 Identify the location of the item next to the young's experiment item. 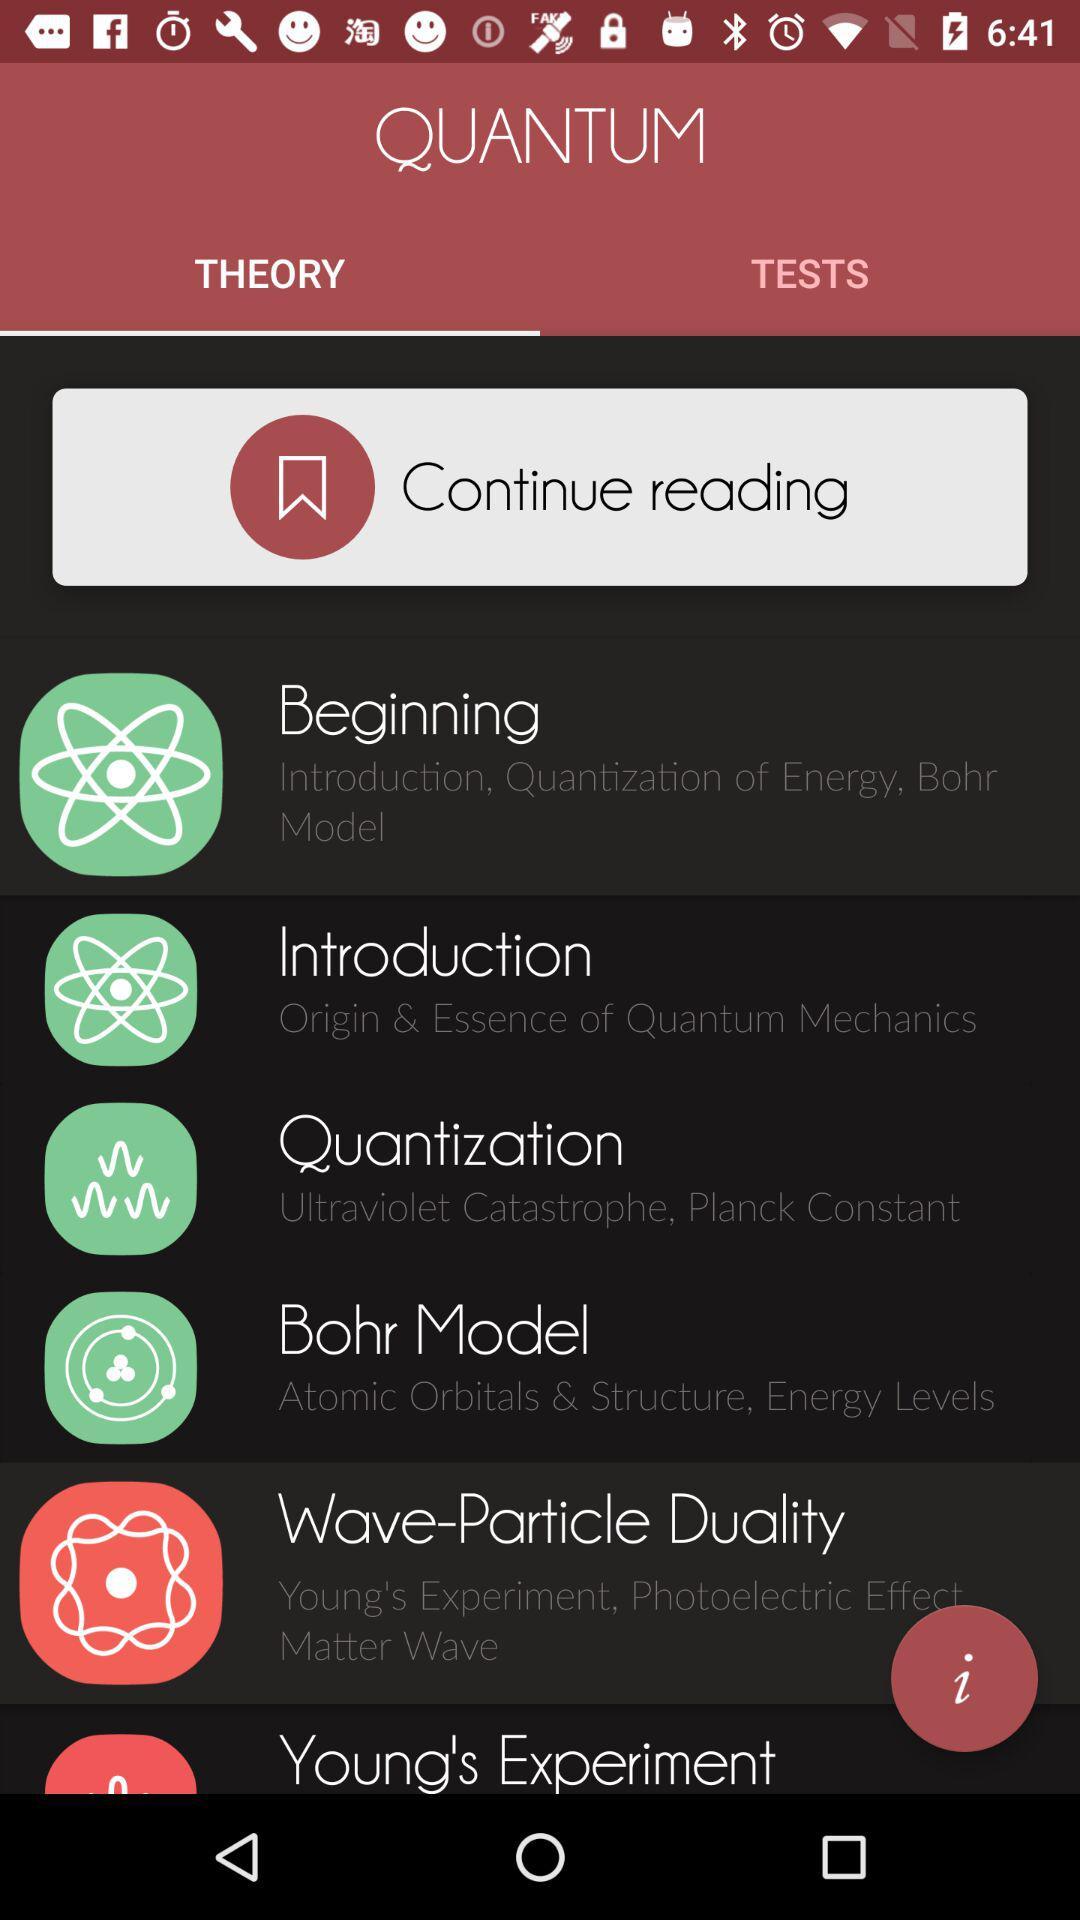
(963, 1678).